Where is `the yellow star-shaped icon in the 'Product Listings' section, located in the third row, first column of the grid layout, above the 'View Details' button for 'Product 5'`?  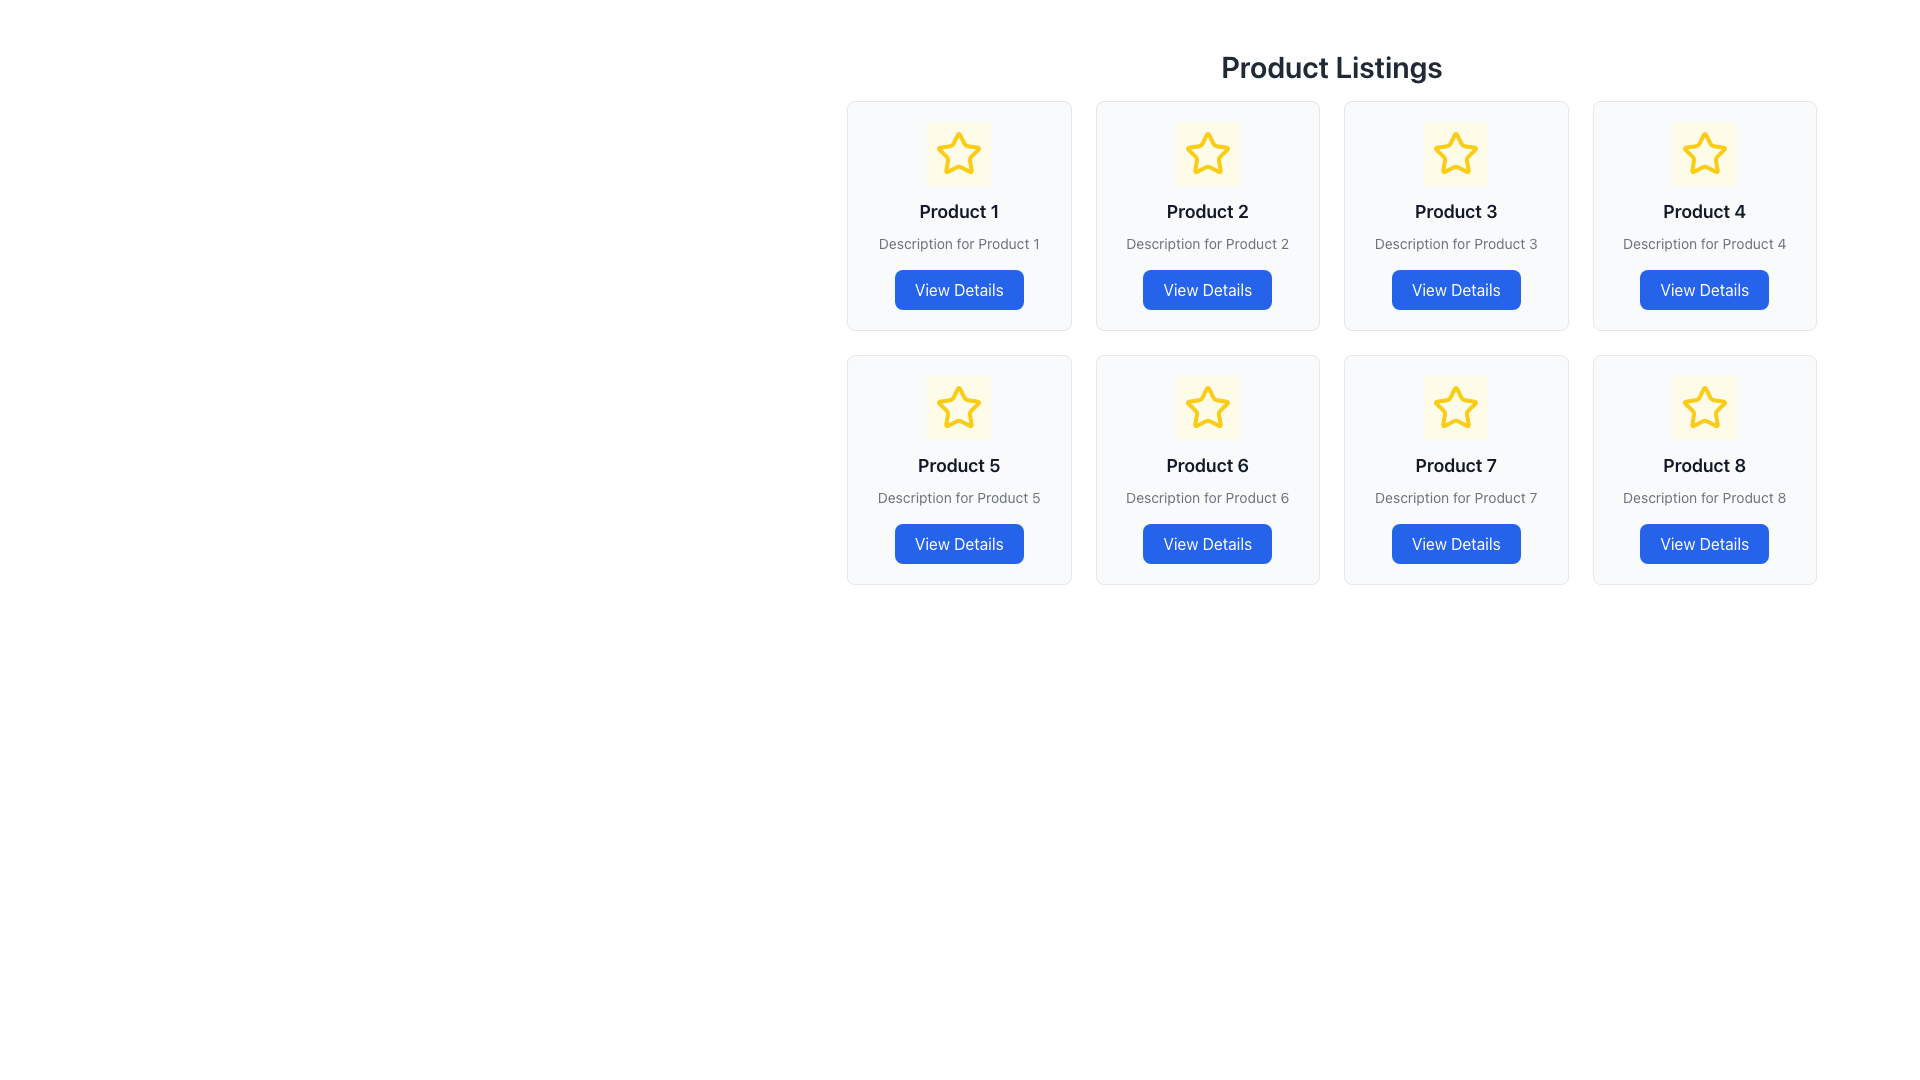
the yellow star-shaped icon in the 'Product Listings' section, located in the third row, first column of the grid layout, above the 'View Details' button for 'Product 5' is located at coordinates (958, 406).